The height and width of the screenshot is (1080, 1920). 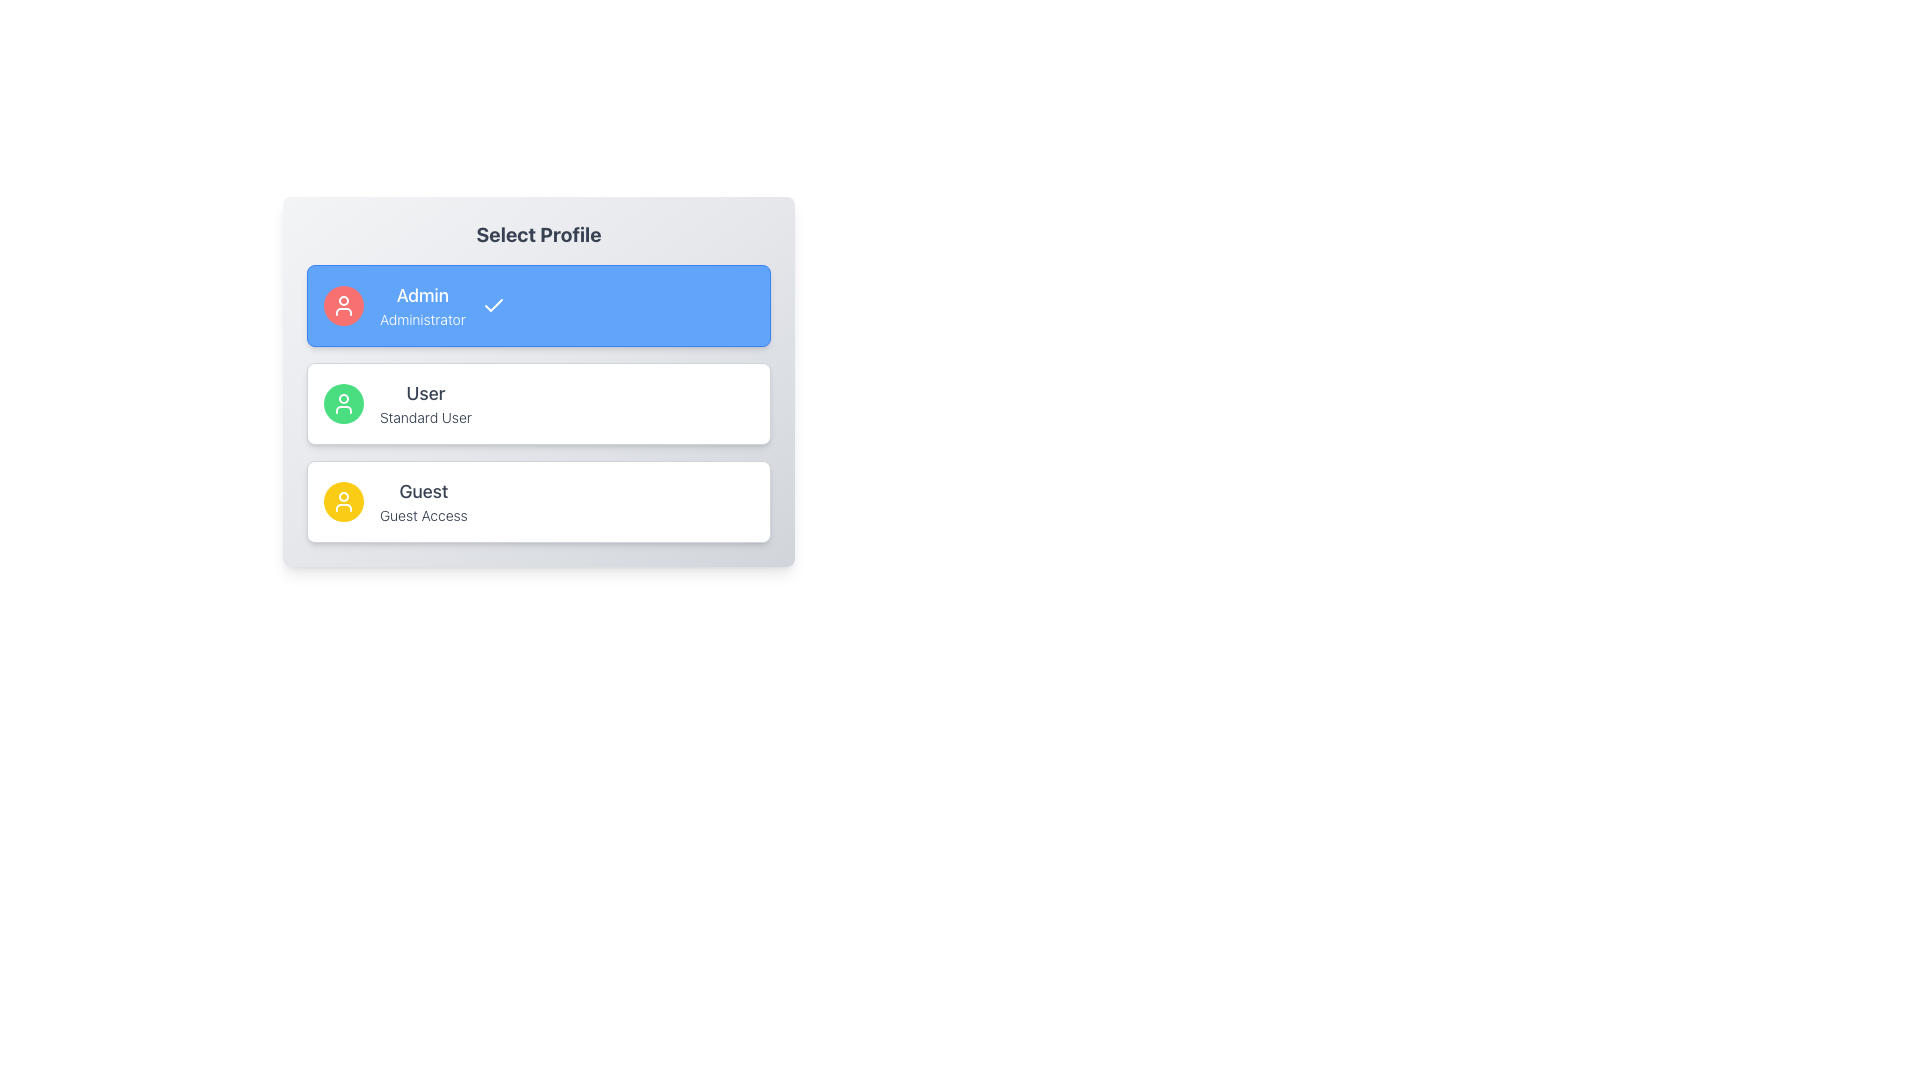 I want to click on the 'Admin' text element, which displays 'Admin' in bold and 'Administrator' in lighter font, located in the blue section with rounded edges, positioned to the right of a red user icon, so click(x=421, y=305).